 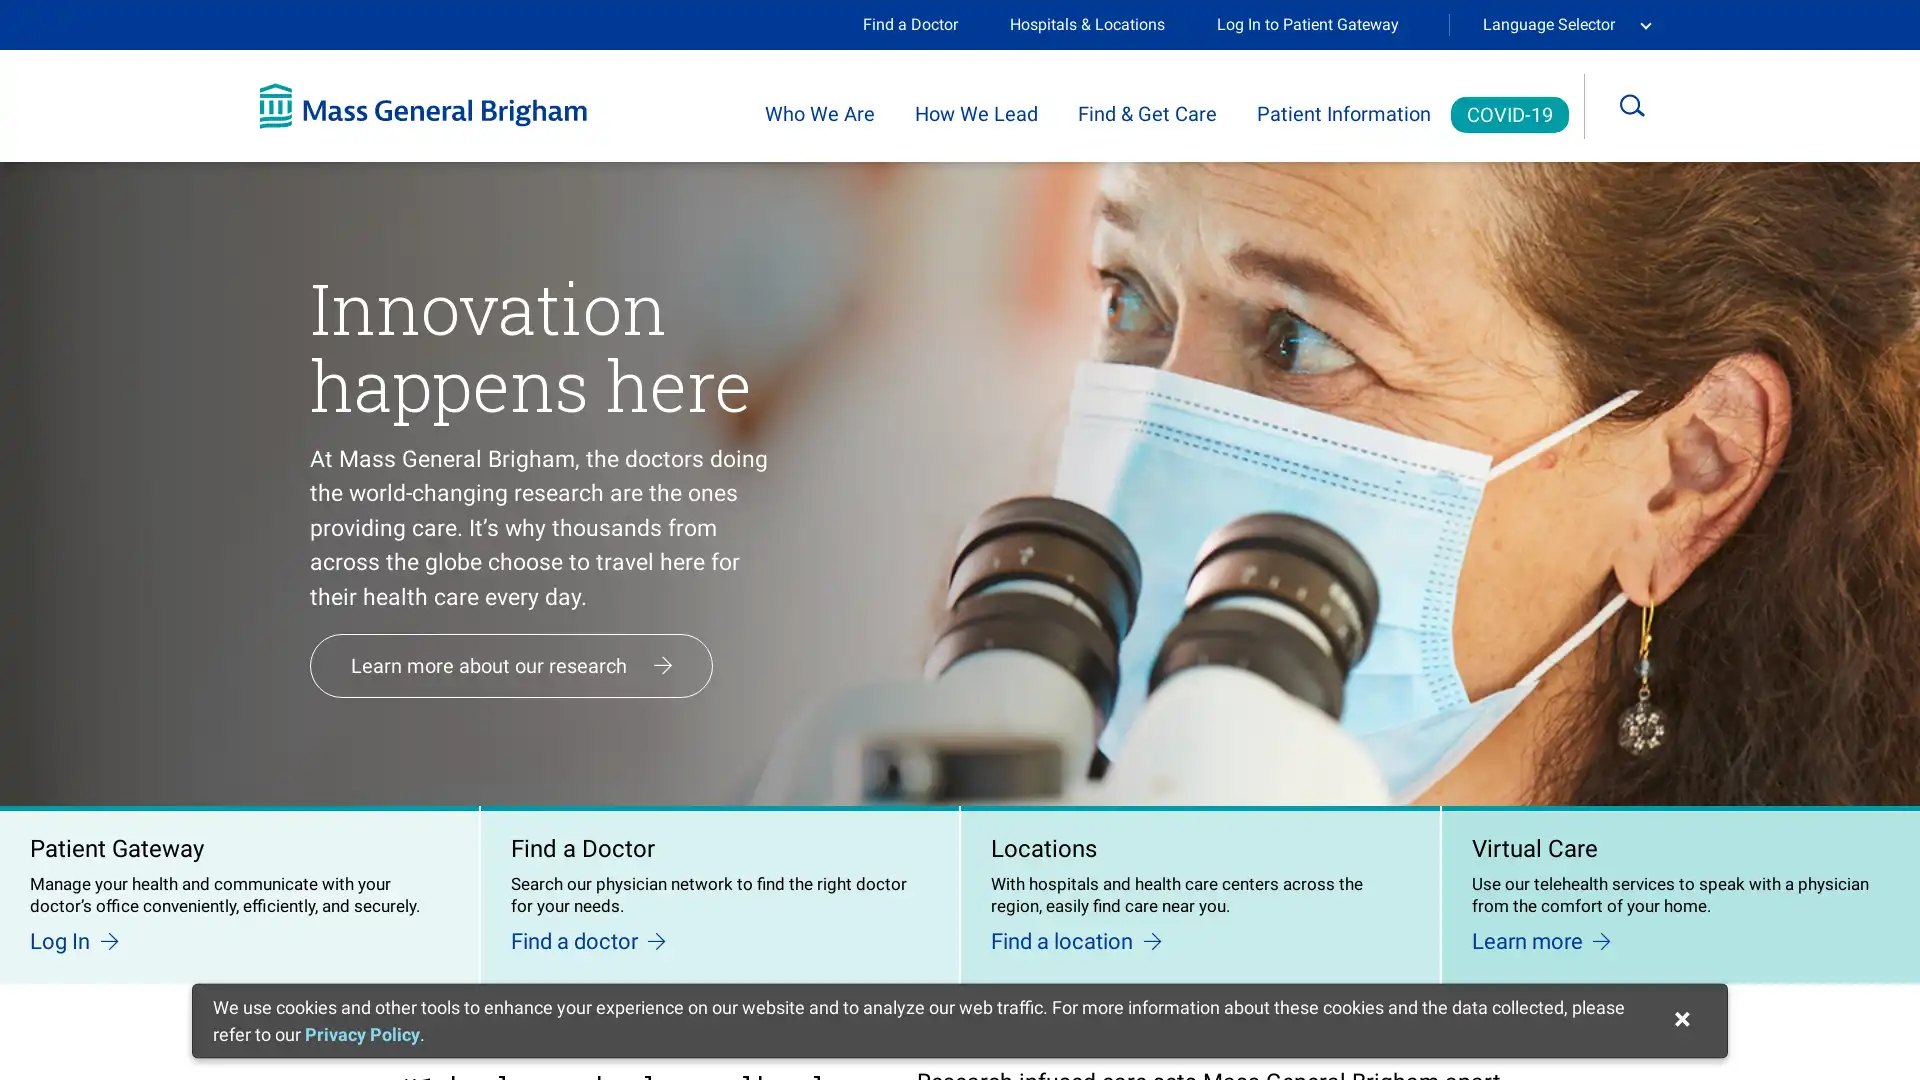 What do you see at coordinates (1646, 105) in the screenshot?
I see `Search` at bounding box center [1646, 105].